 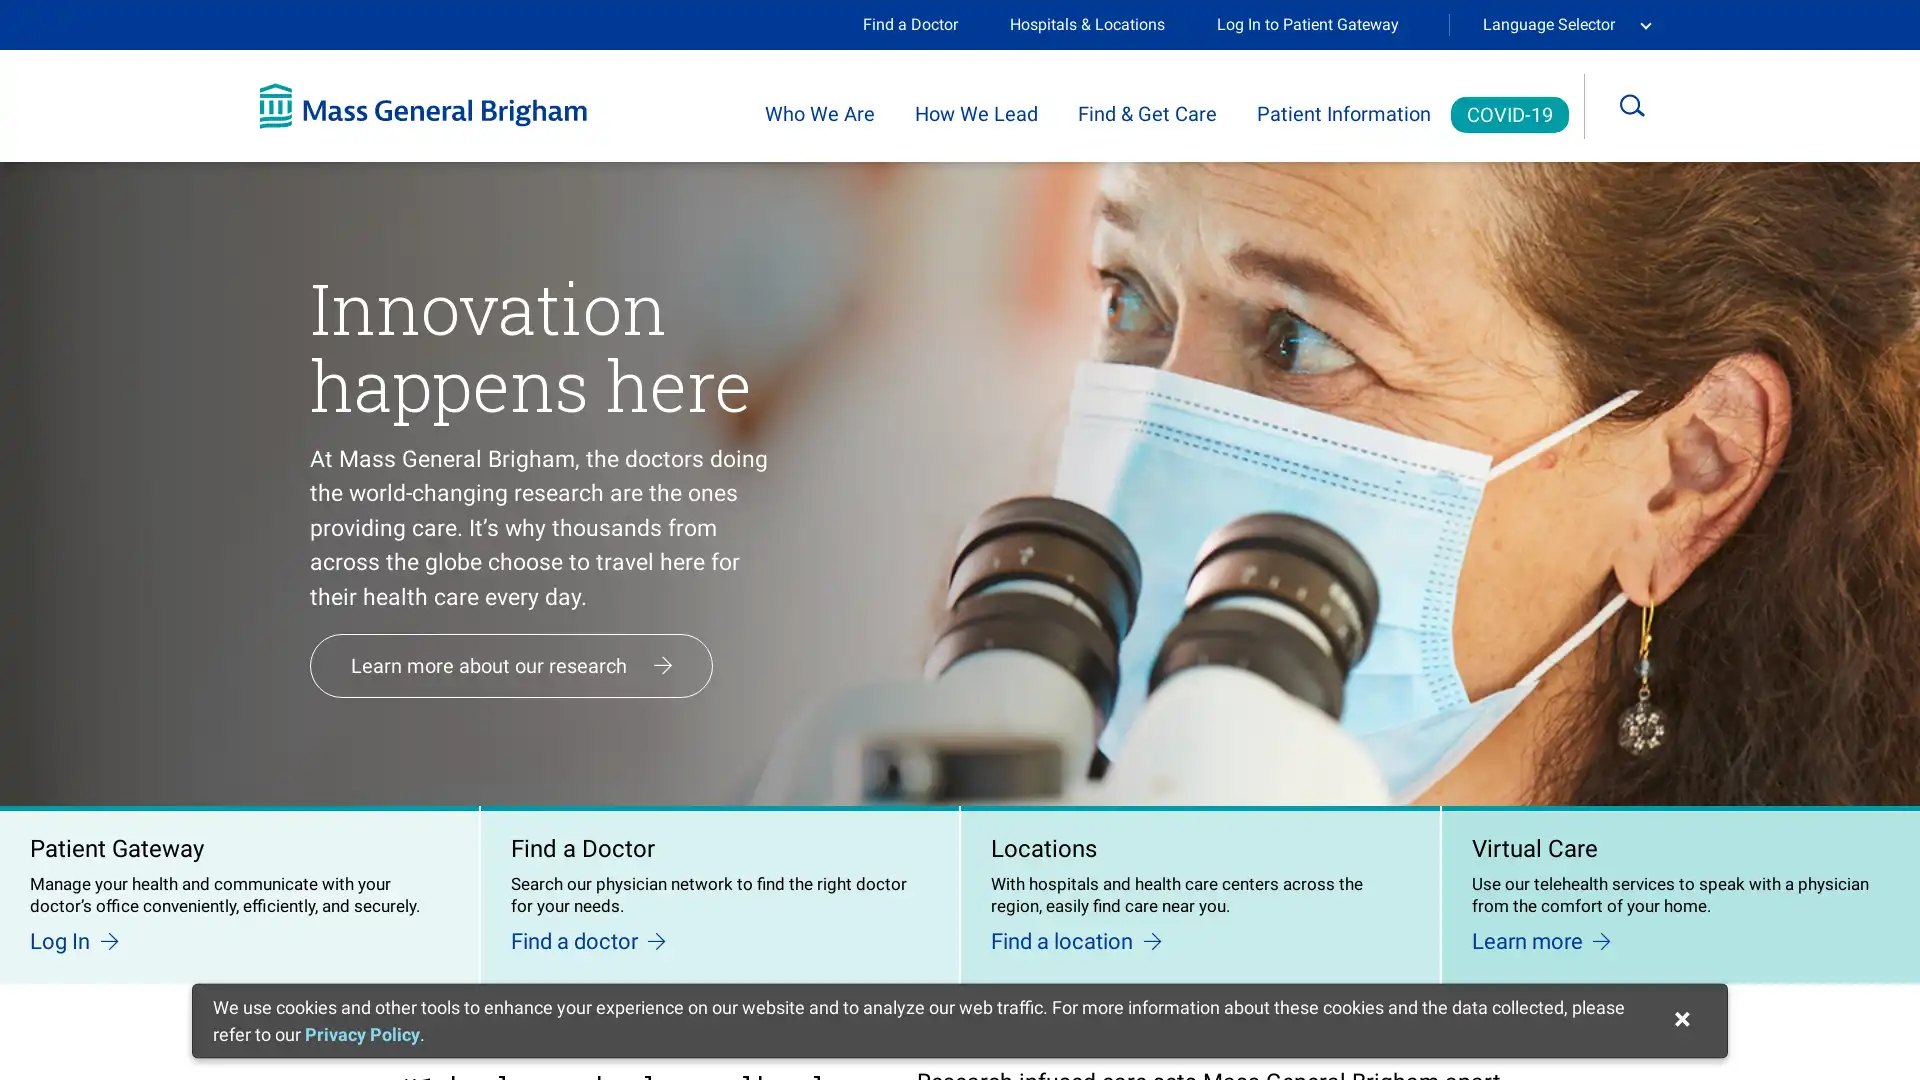 What do you see at coordinates (1646, 105) in the screenshot?
I see `Search` at bounding box center [1646, 105].